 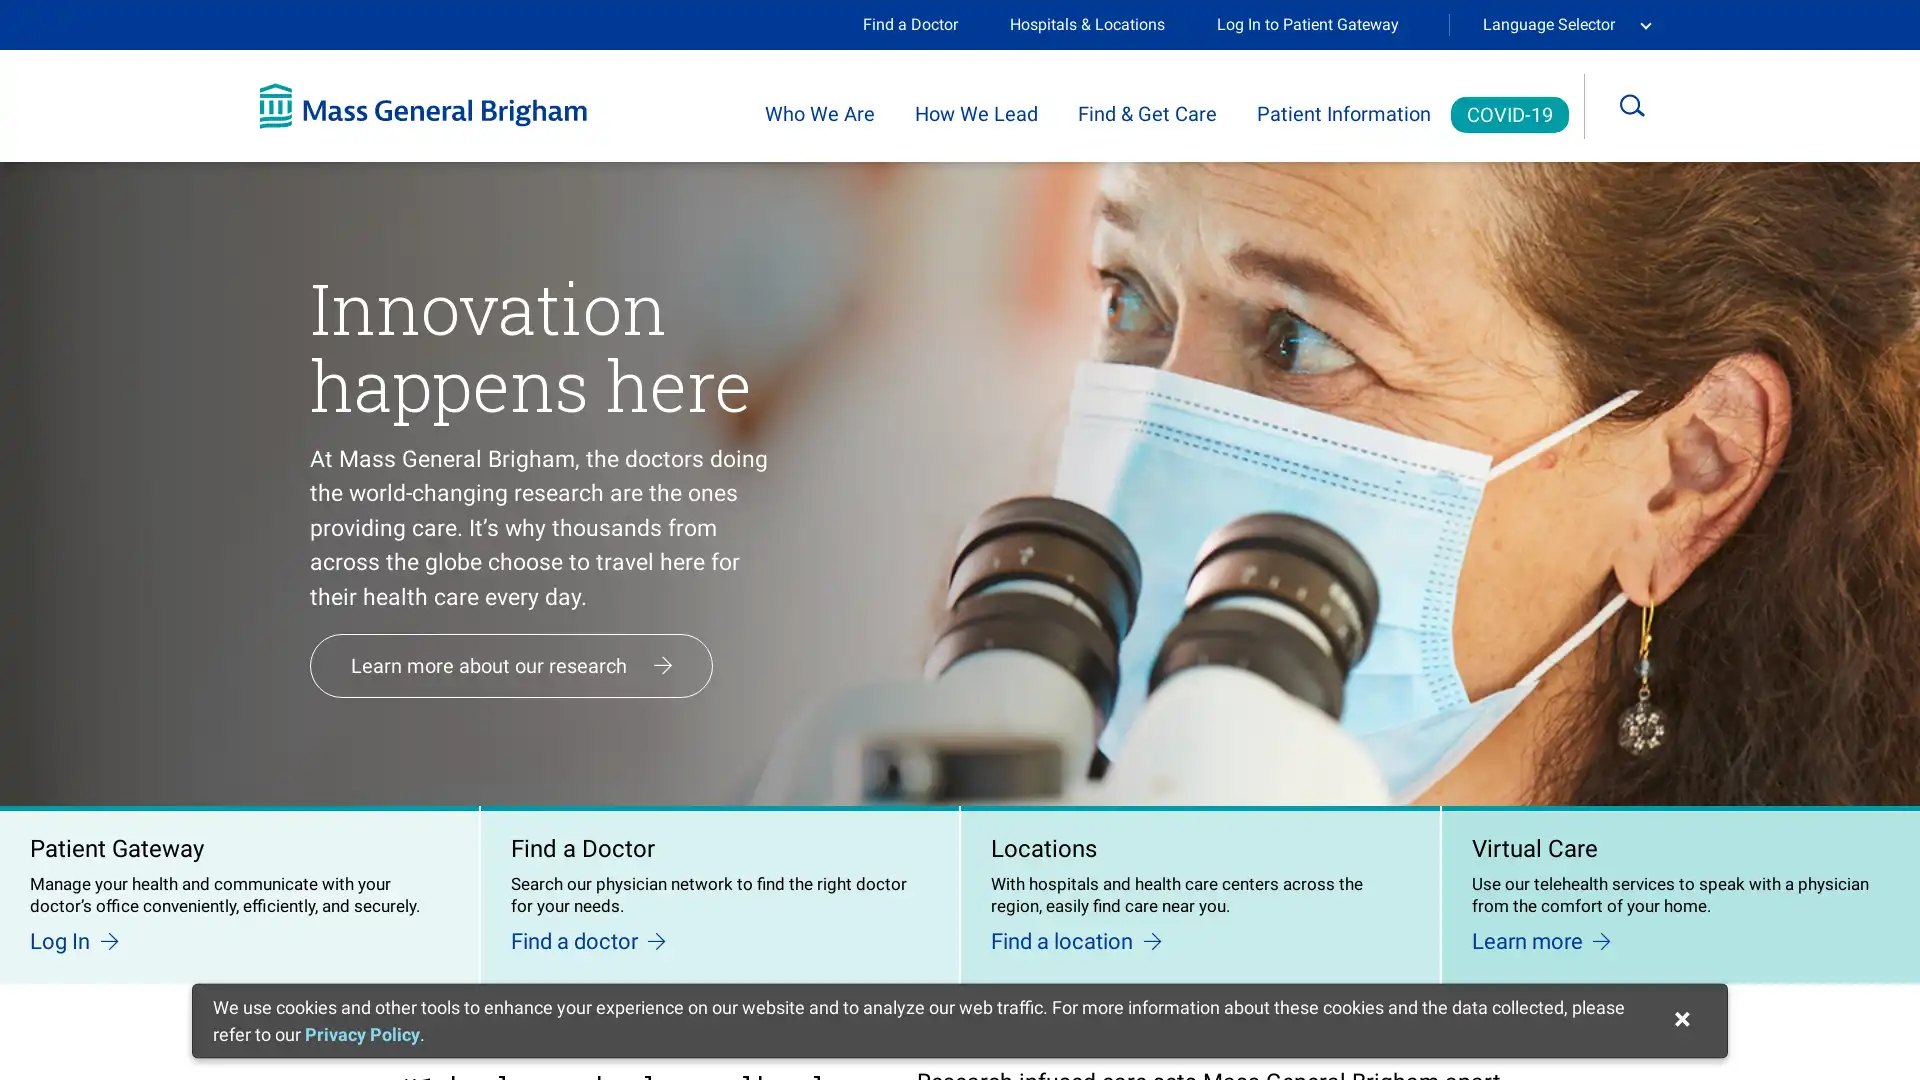 What do you see at coordinates (1646, 105) in the screenshot?
I see `Search` at bounding box center [1646, 105].